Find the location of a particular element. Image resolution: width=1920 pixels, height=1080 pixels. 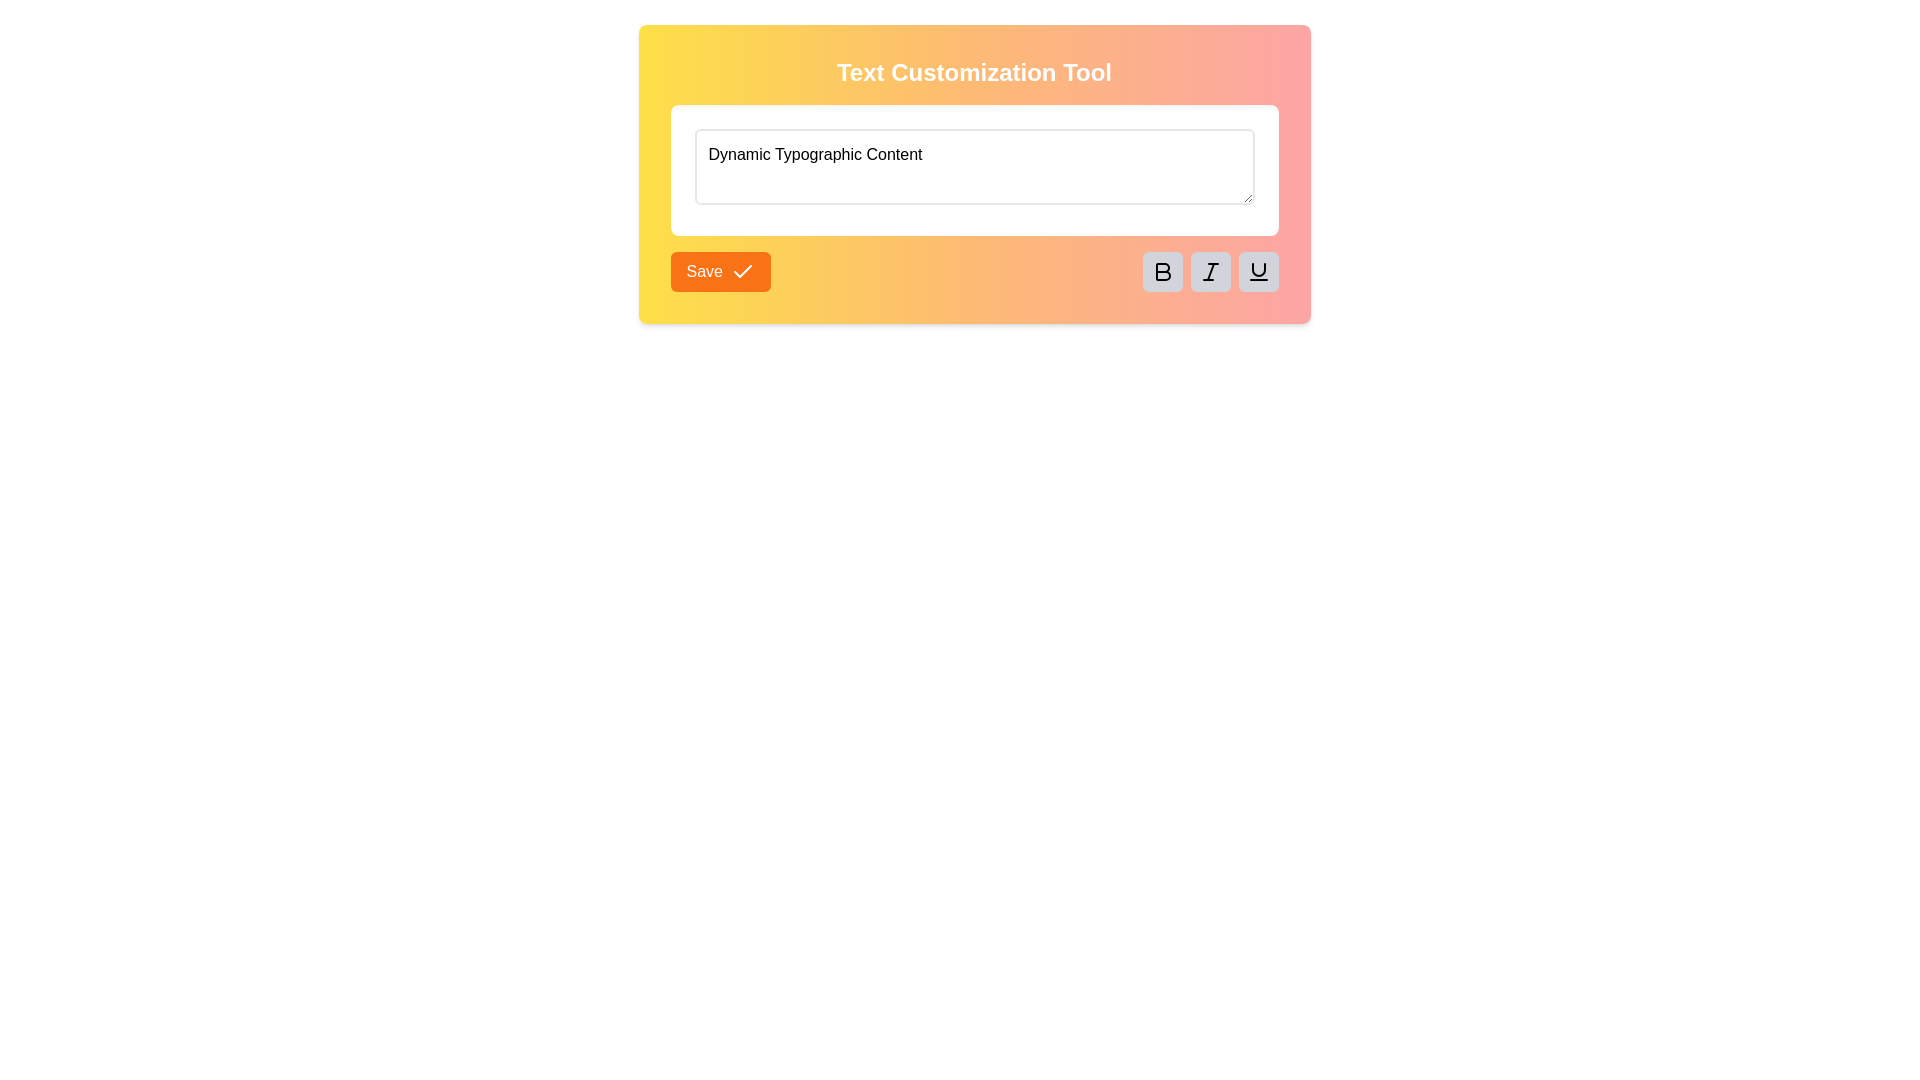

the underline button, the last icon in the formatting row is located at coordinates (1257, 272).